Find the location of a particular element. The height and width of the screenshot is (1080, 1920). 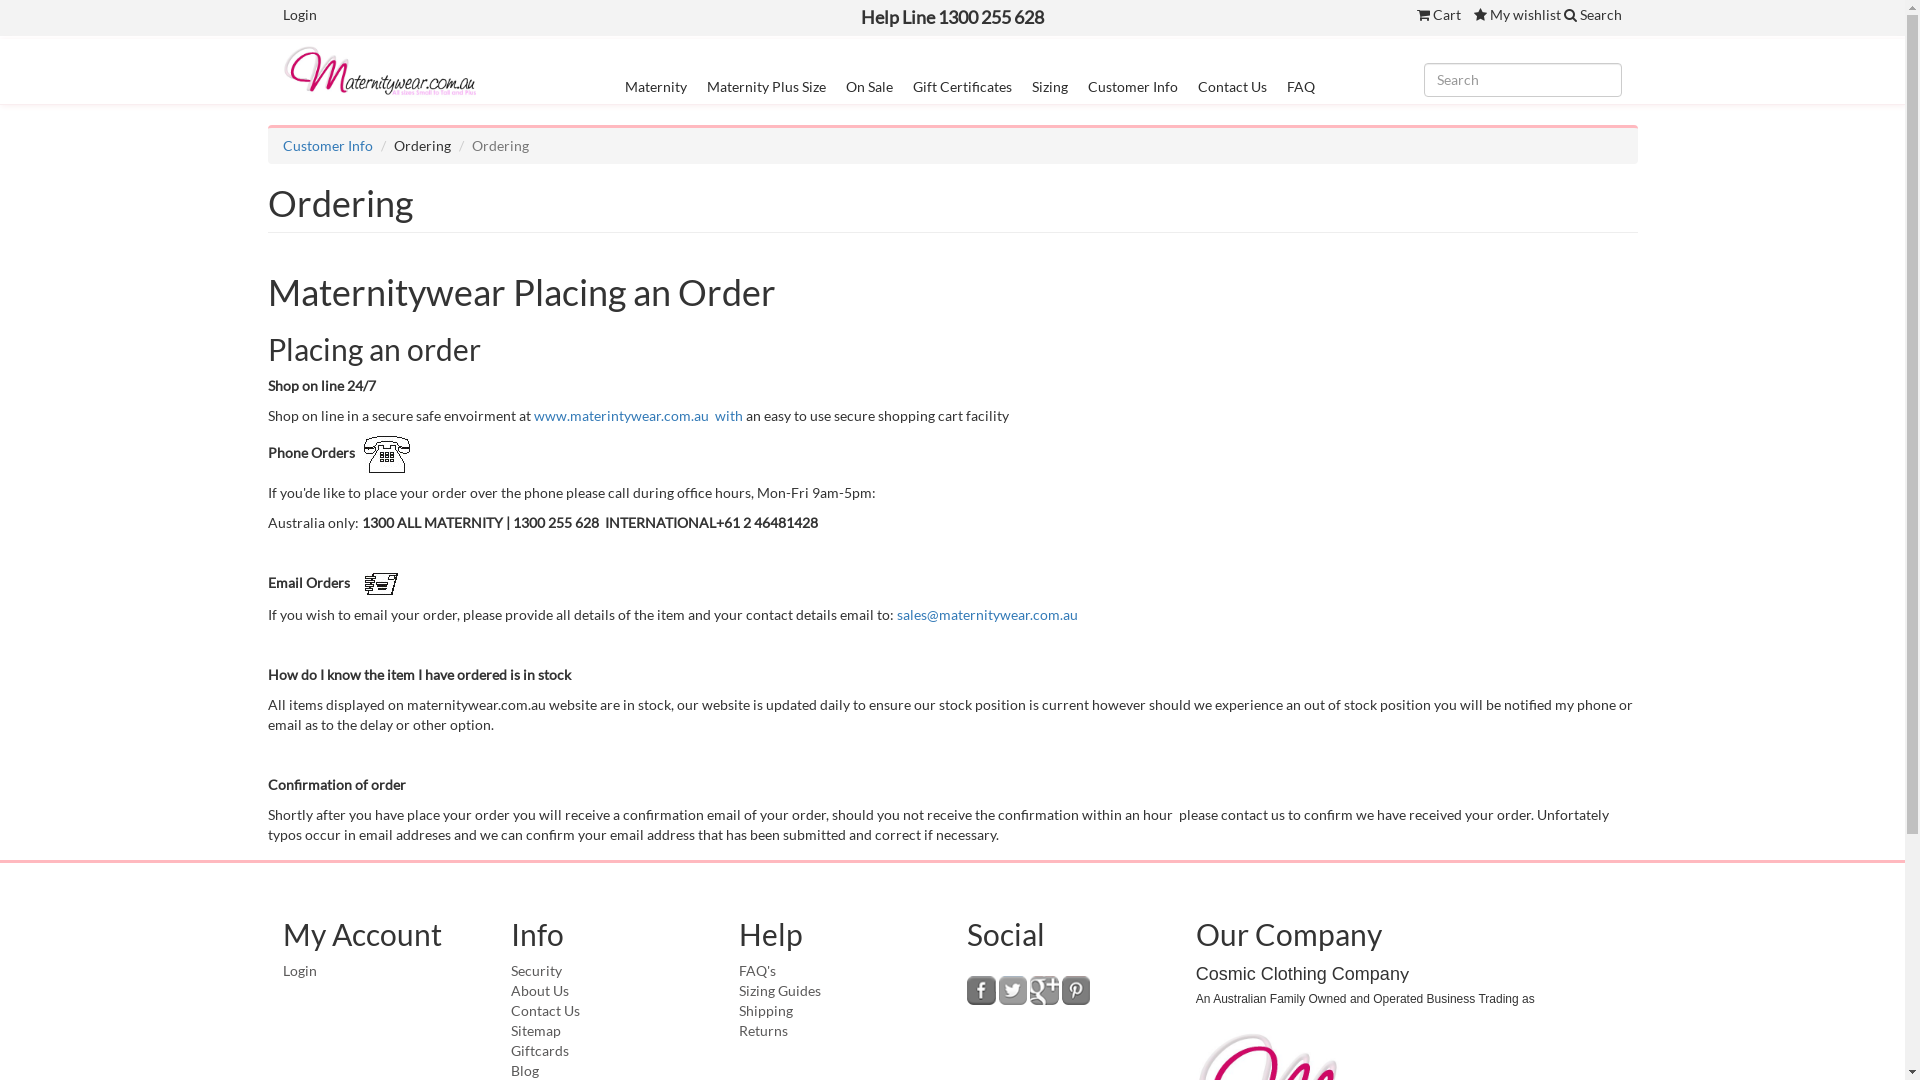

'Customer Info' is located at coordinates (281, 144).